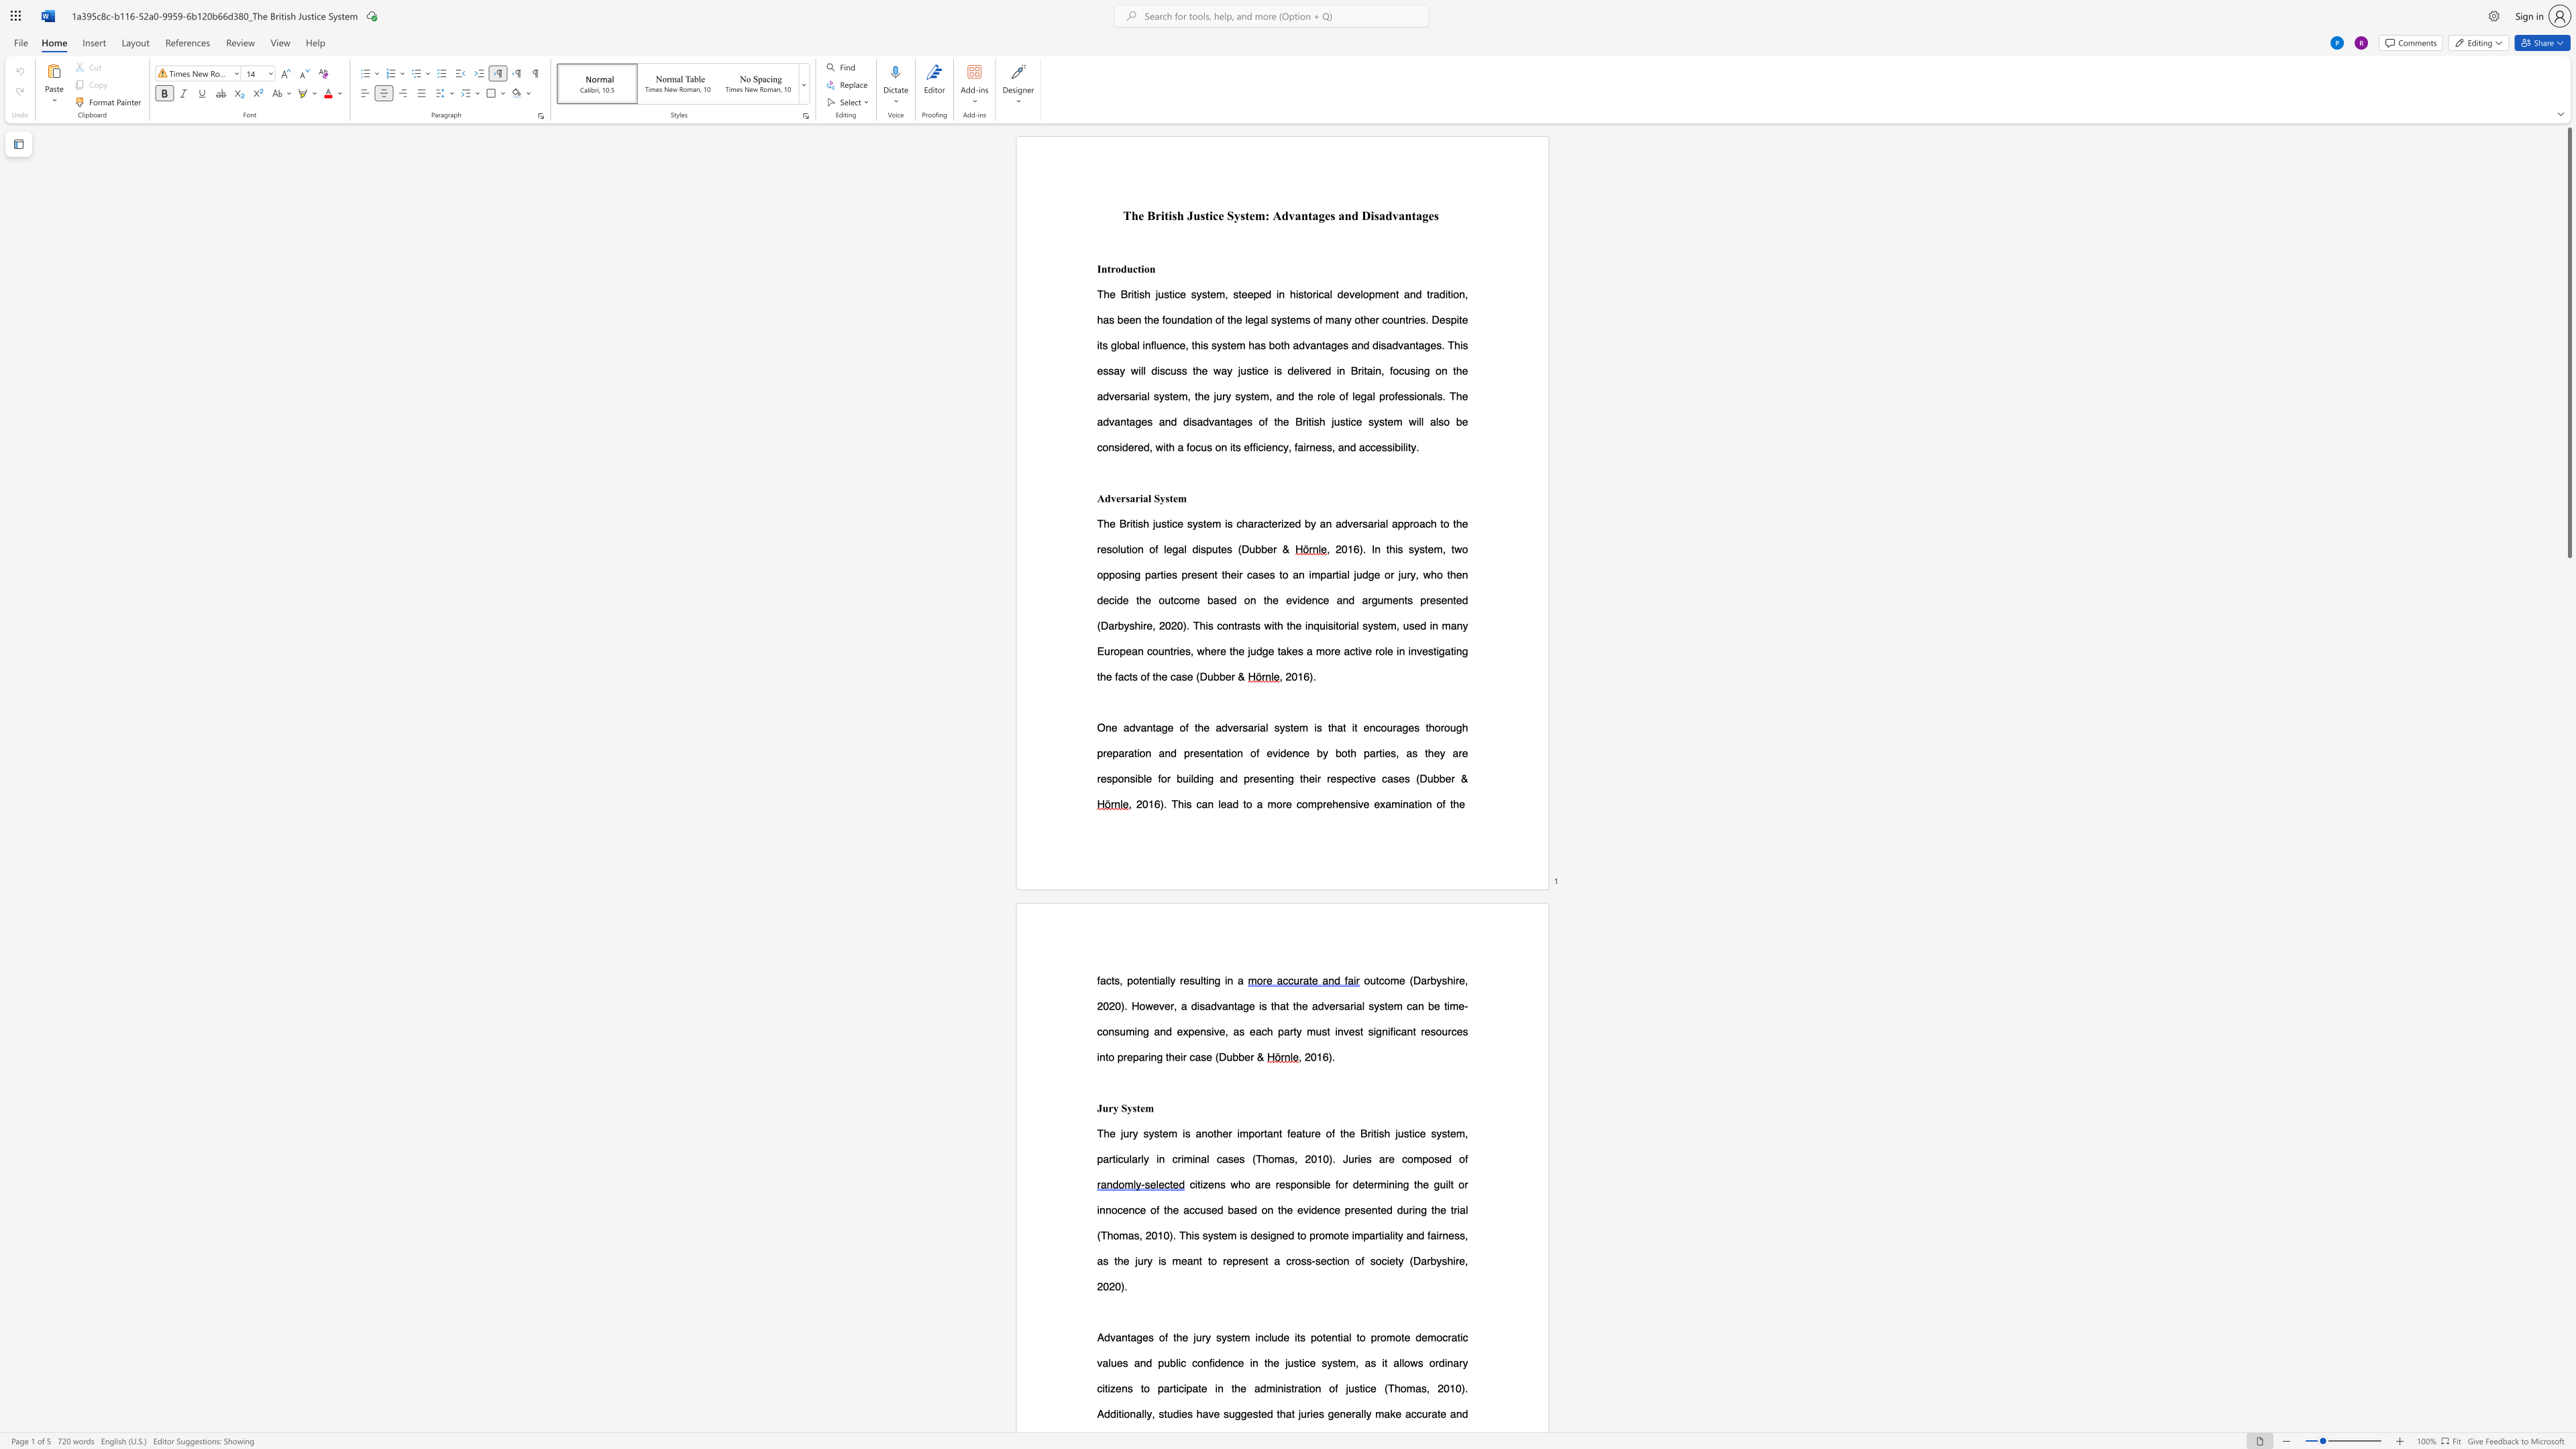 This screenshot has height=1449, width=2576. What do you see at coordinates (1248, 547) in the screenshot?
I see `the subset text "ubb" within the text "(Dubber &"` at bounding box center [1248, 547].